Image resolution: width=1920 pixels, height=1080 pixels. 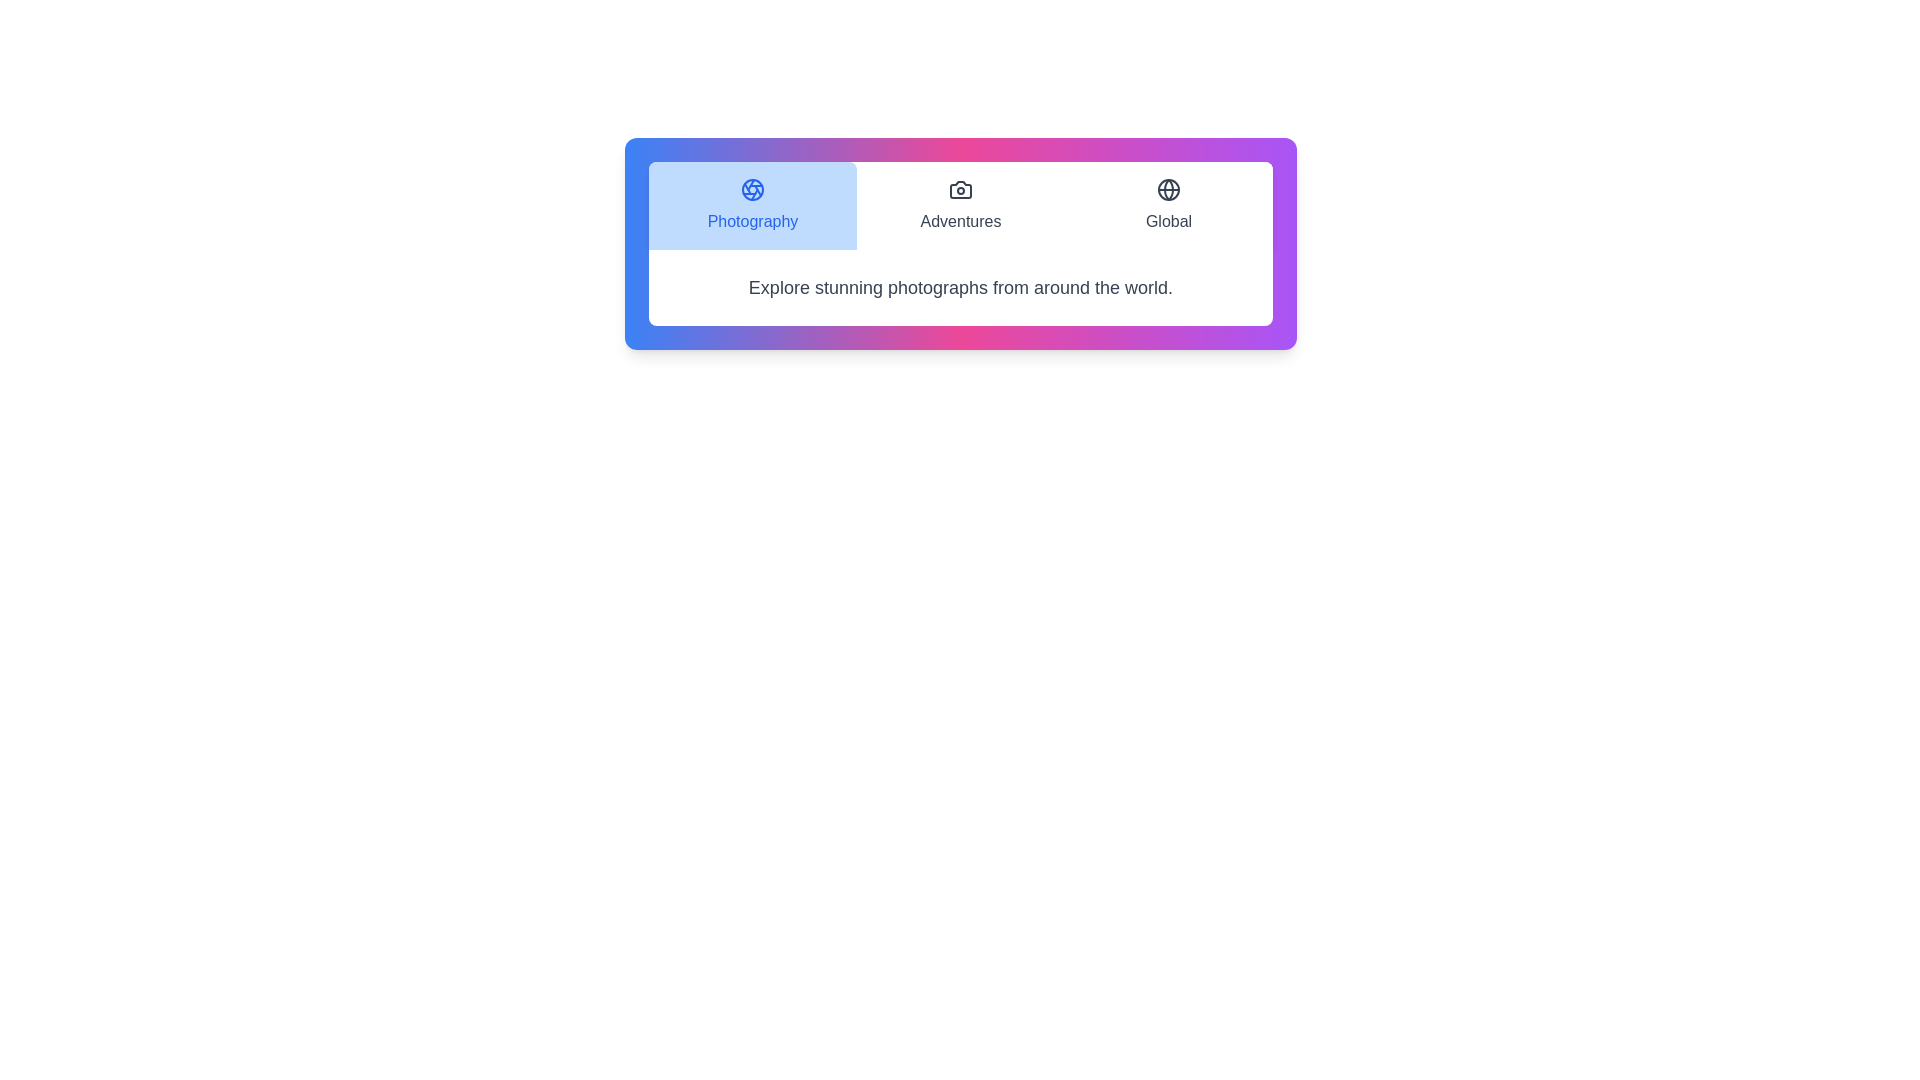 What do you see at coordinates (1169, 189) in the screenshot?
I see `keyboard navigation` at bounding box center [1169, 189].